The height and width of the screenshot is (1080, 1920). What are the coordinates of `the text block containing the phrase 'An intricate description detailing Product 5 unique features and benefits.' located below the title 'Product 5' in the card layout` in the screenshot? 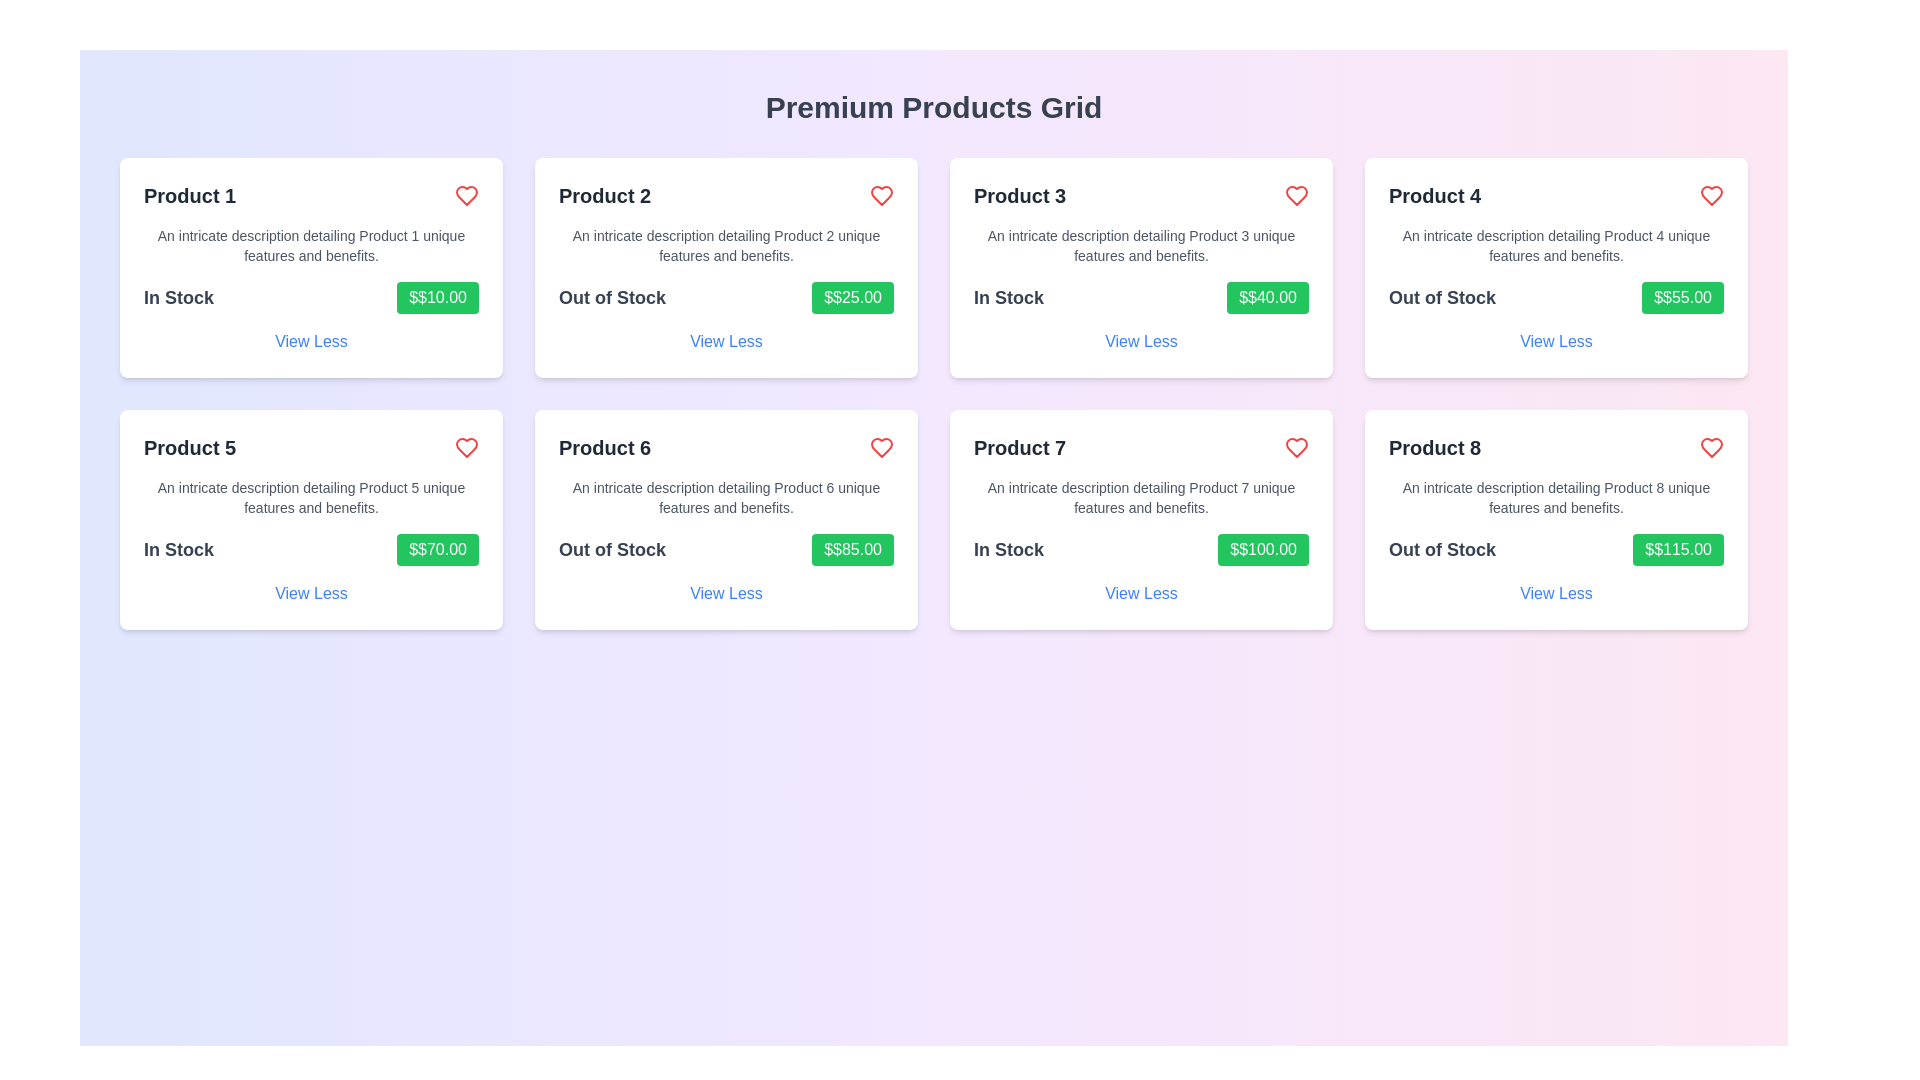 It's located at (310, 496).